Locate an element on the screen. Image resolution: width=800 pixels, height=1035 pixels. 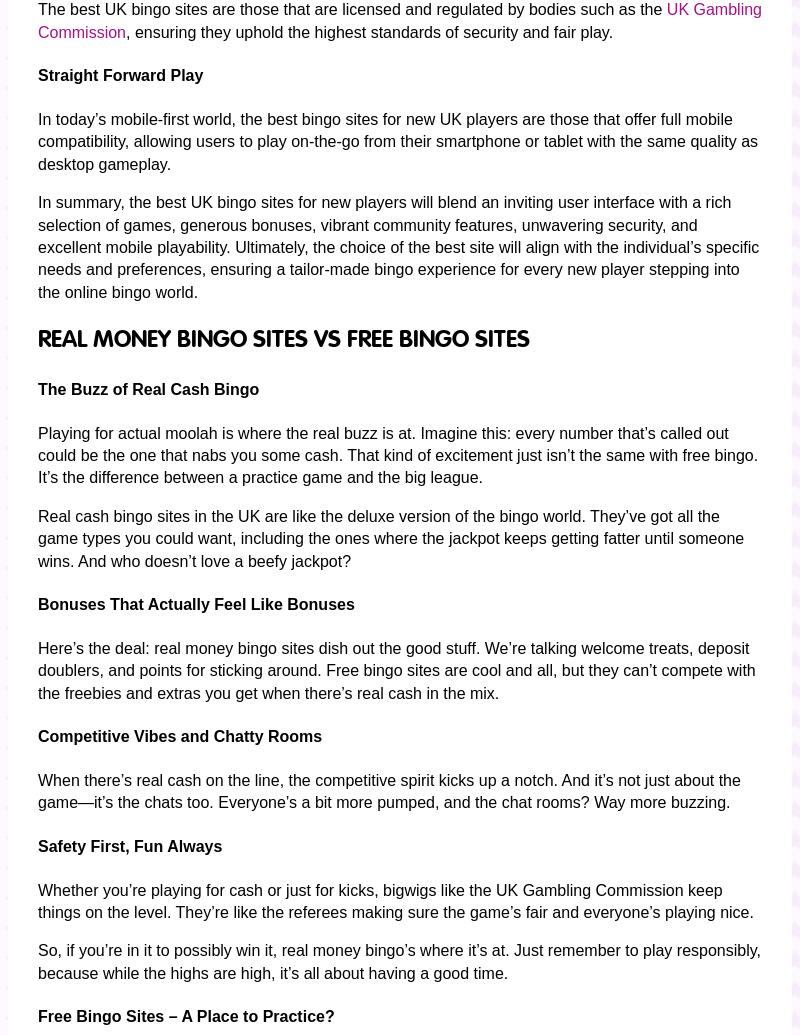
'So, if you’re in it to possibly win it, real money bingo’s where it’s at. Just remember to play responsibly, because while the highs are high, it’s all about having a good time.' is located at coordinates (398, 960).